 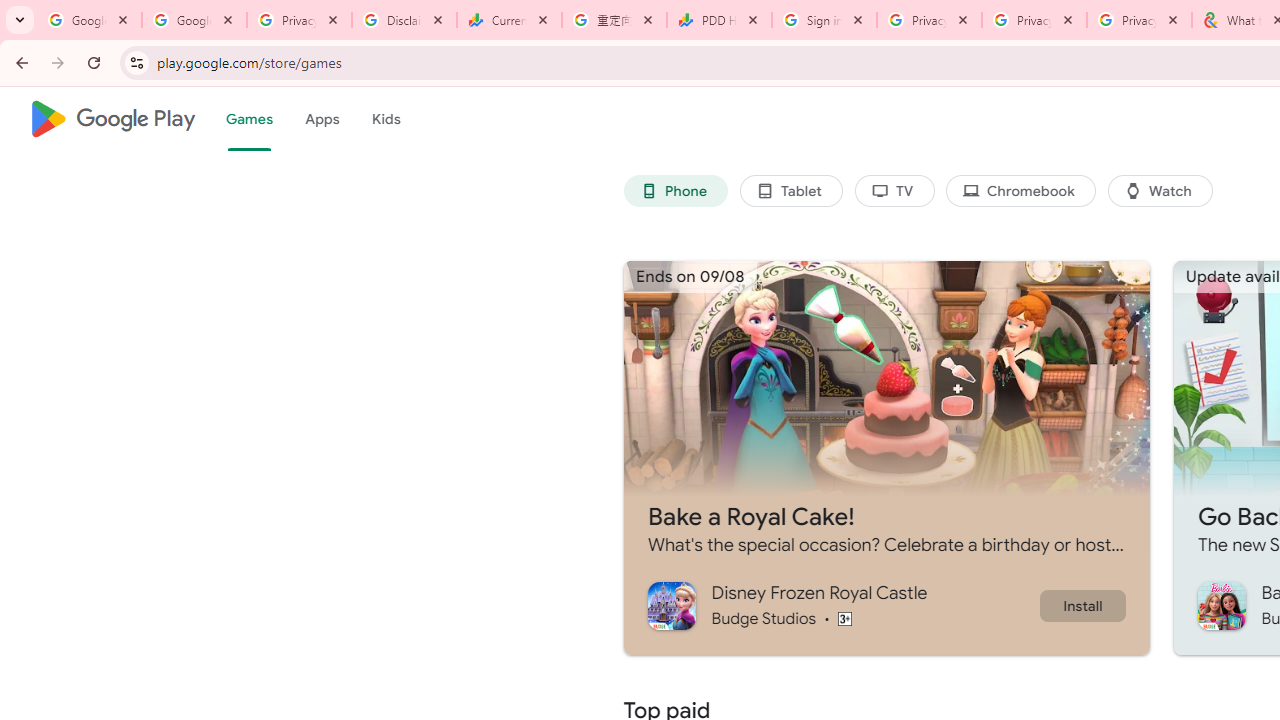 I want to click on 'Kids', so click(x=385, y=119).